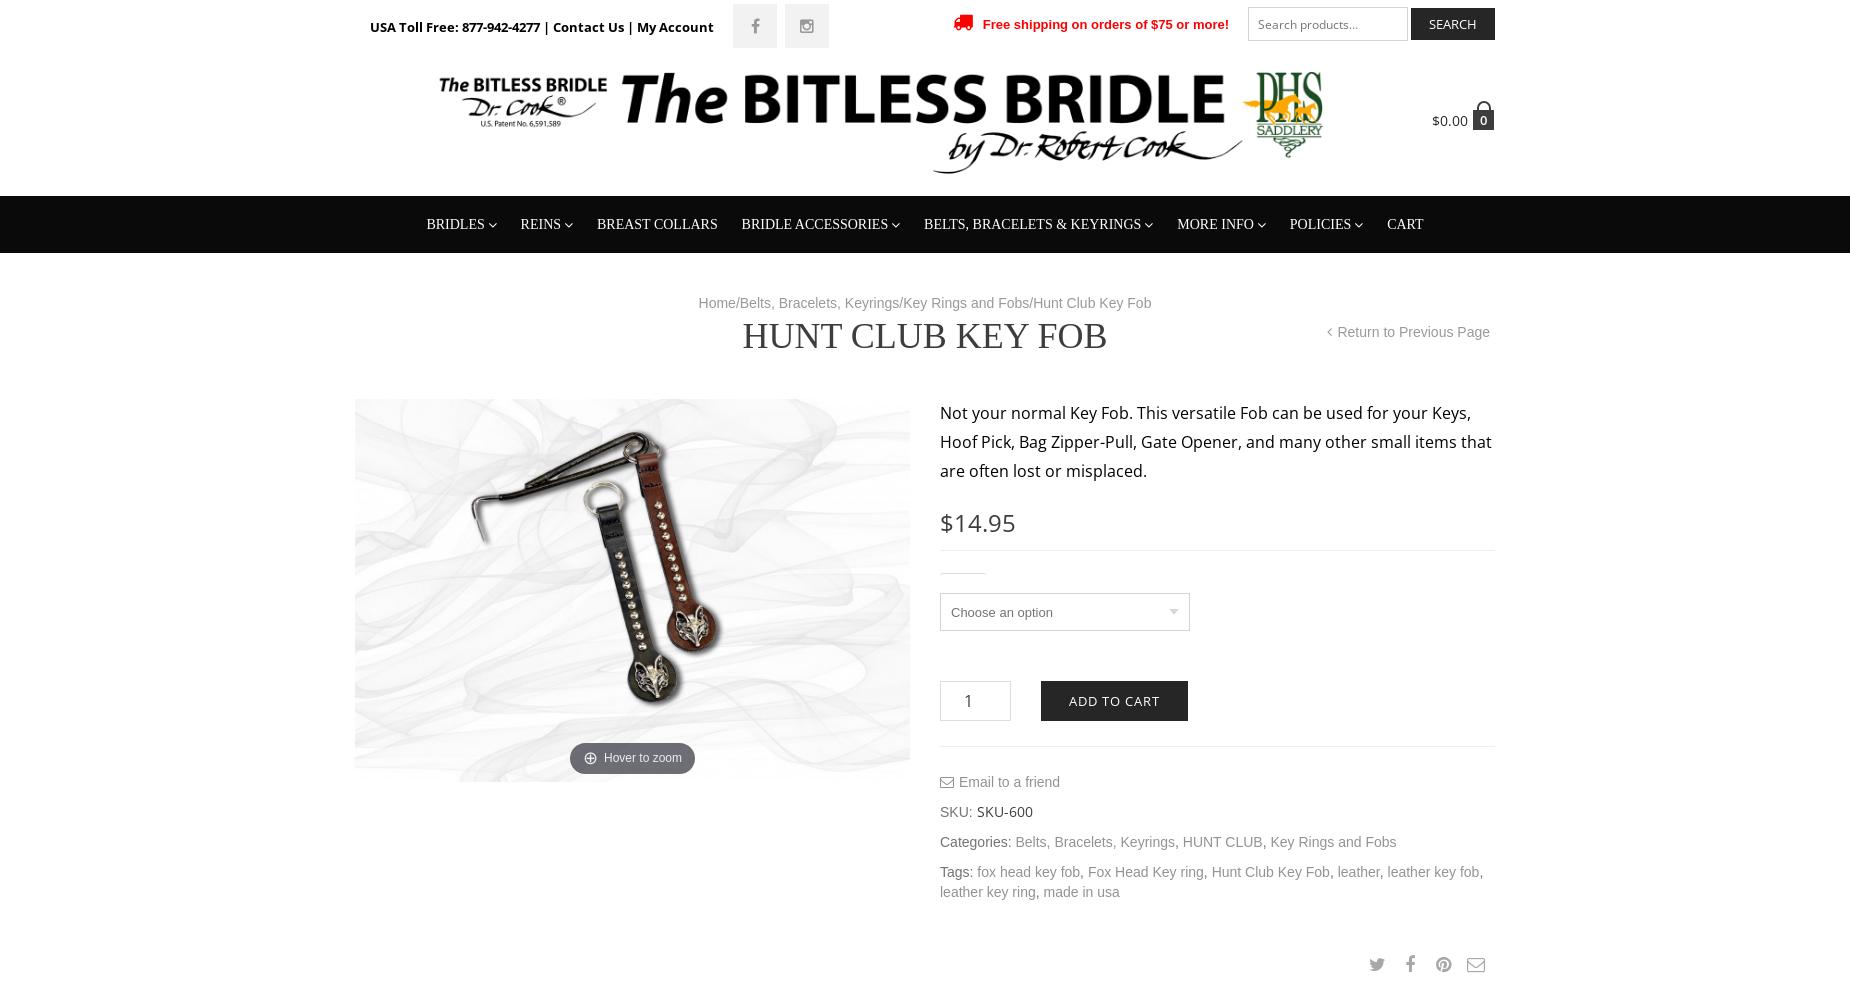 Image resolution: width=1850 pixels, height=1000 pixels. I want to click on 'Contact Us', so click(1222, 355).